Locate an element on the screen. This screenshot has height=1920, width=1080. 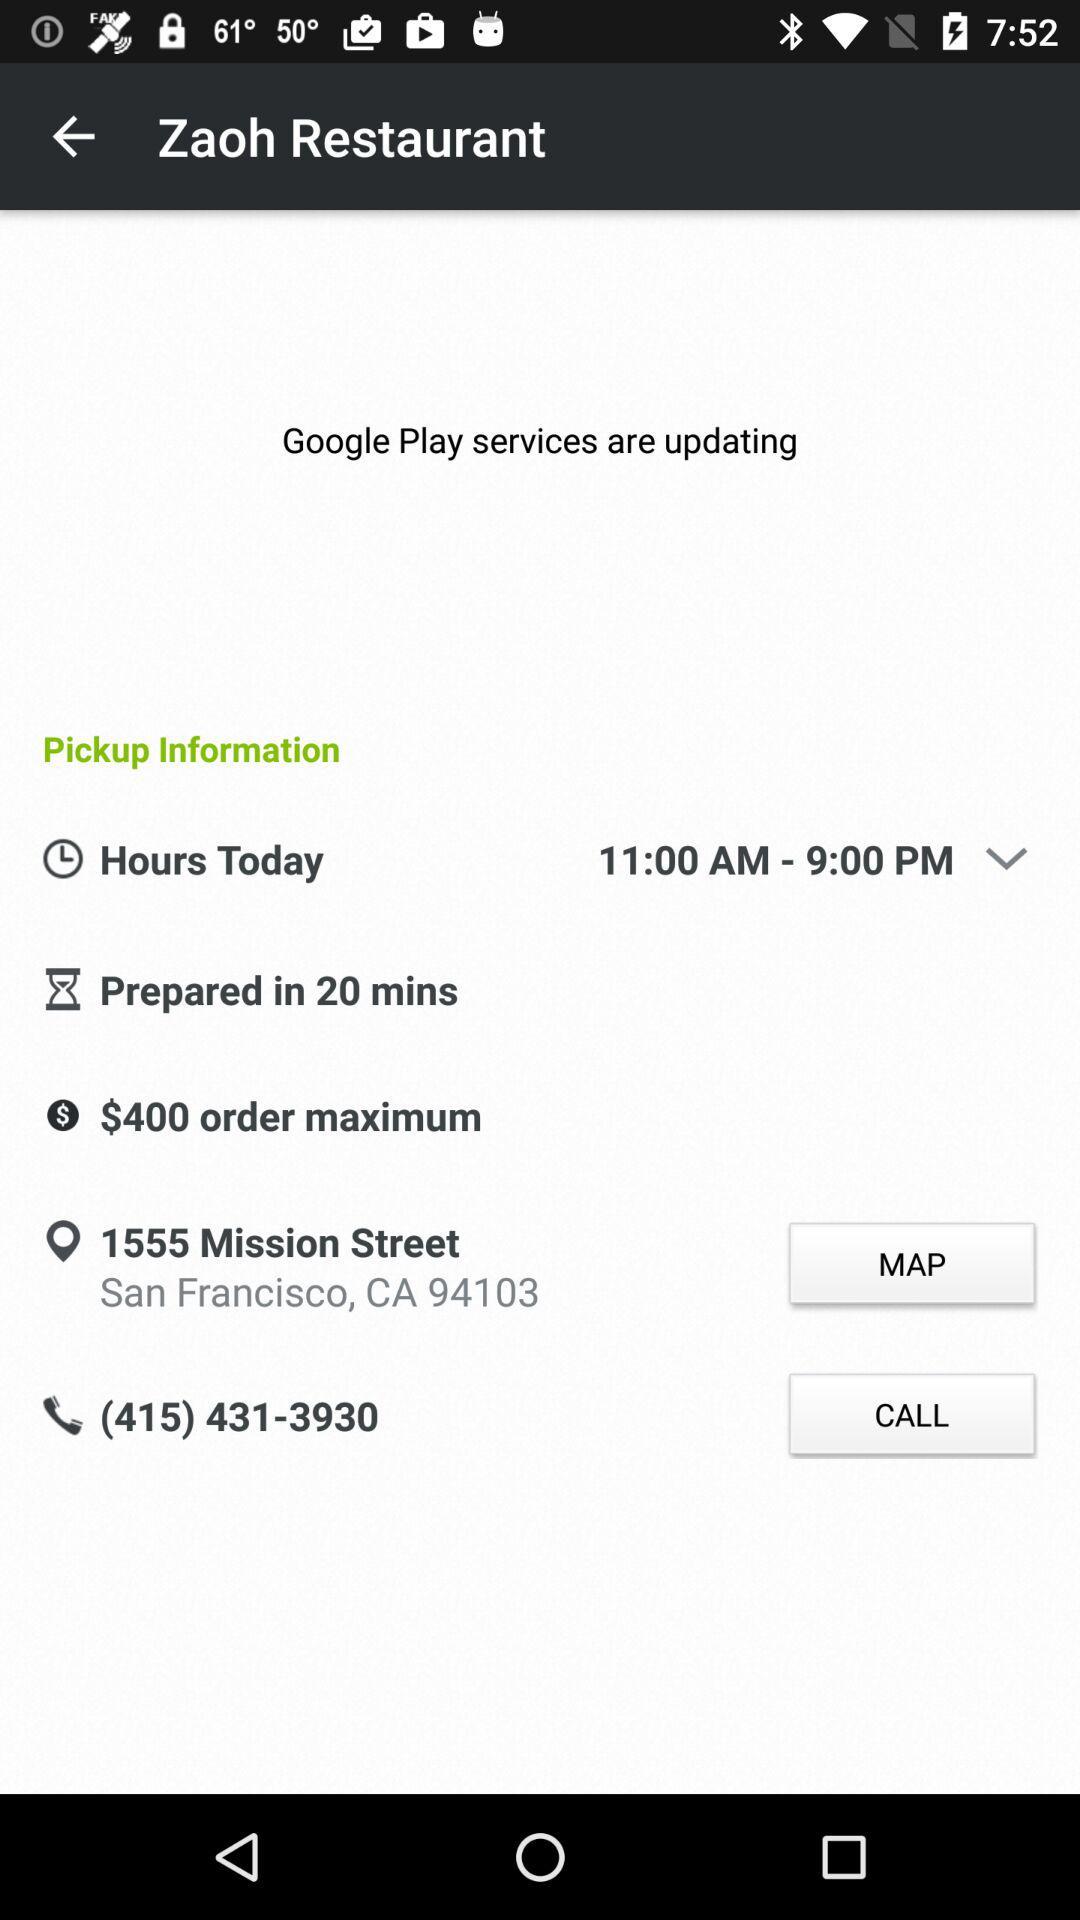
item to the left of the 11 00 am icon is located at coordinates (347, 860).